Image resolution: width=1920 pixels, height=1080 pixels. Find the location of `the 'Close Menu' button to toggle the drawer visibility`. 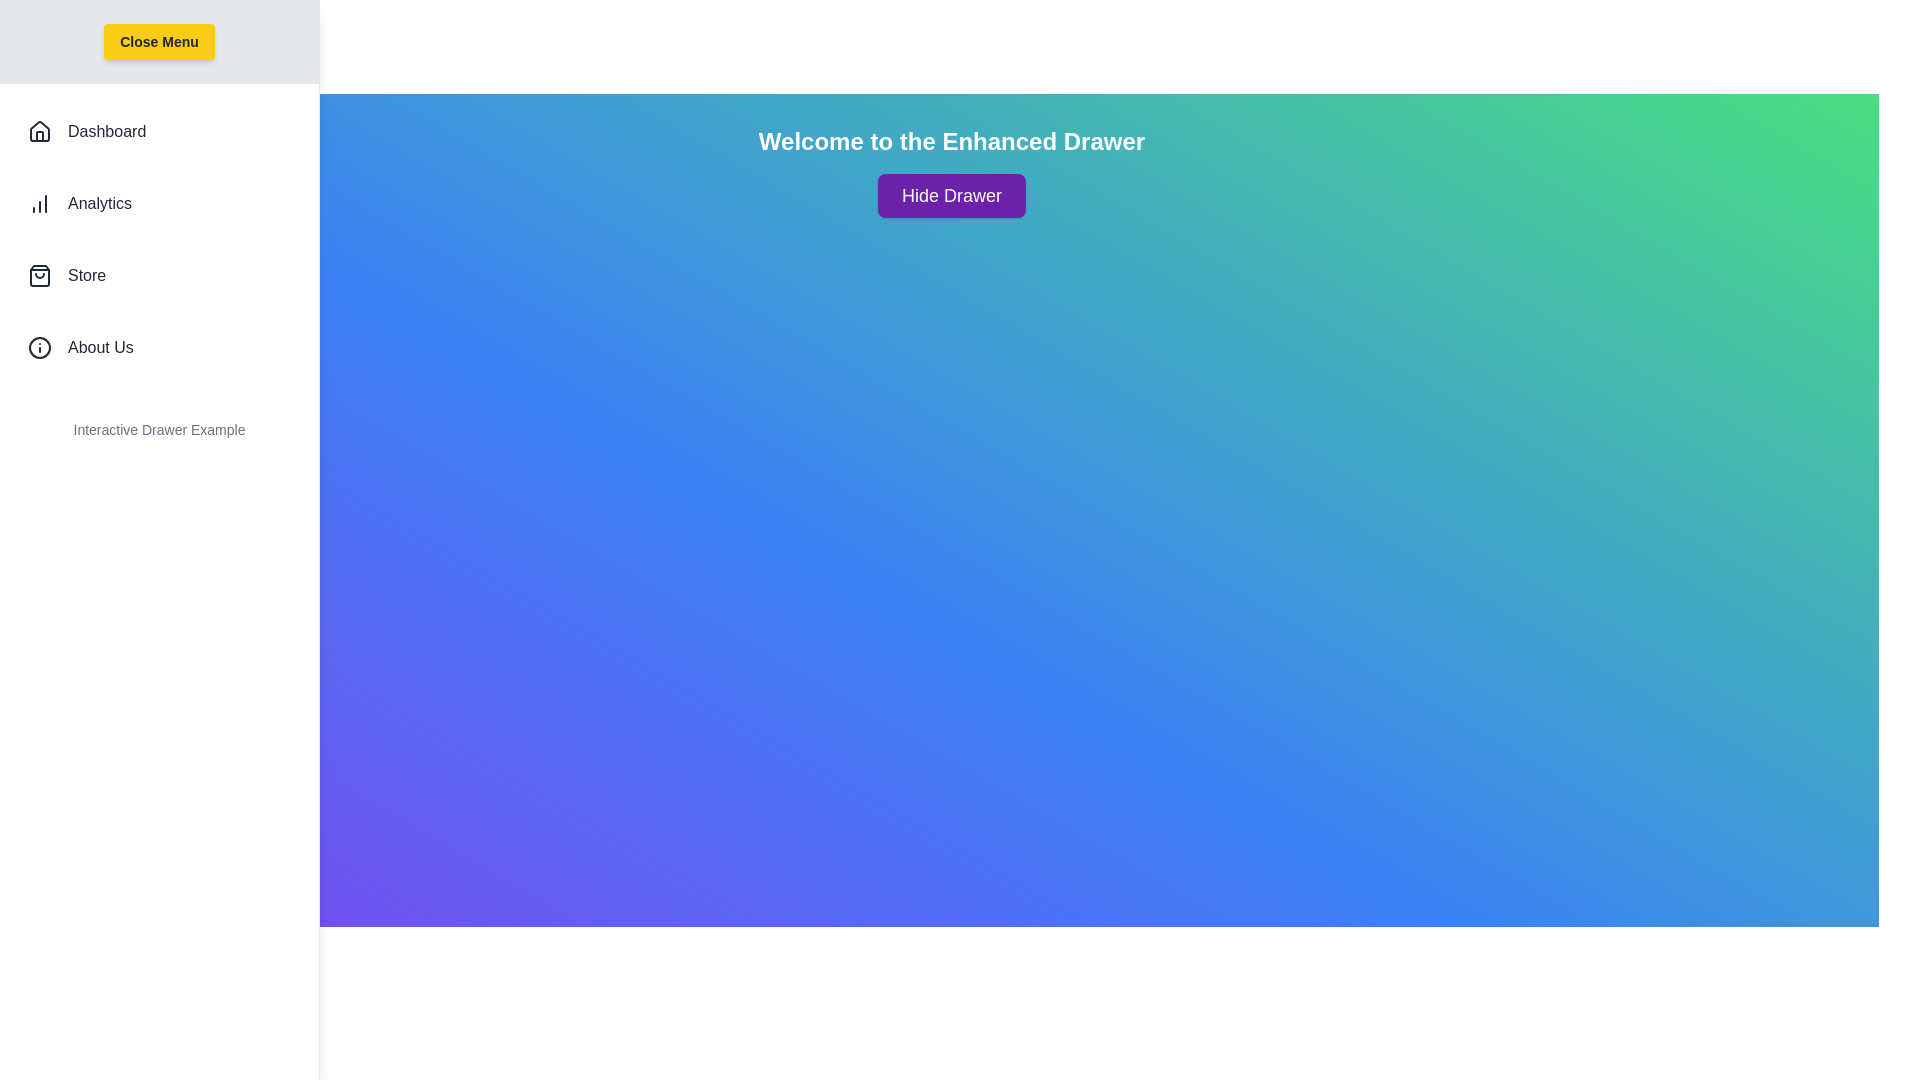

the 'Close Menu' button to toggle the drawer visibility is located at coordinates (158, 42).